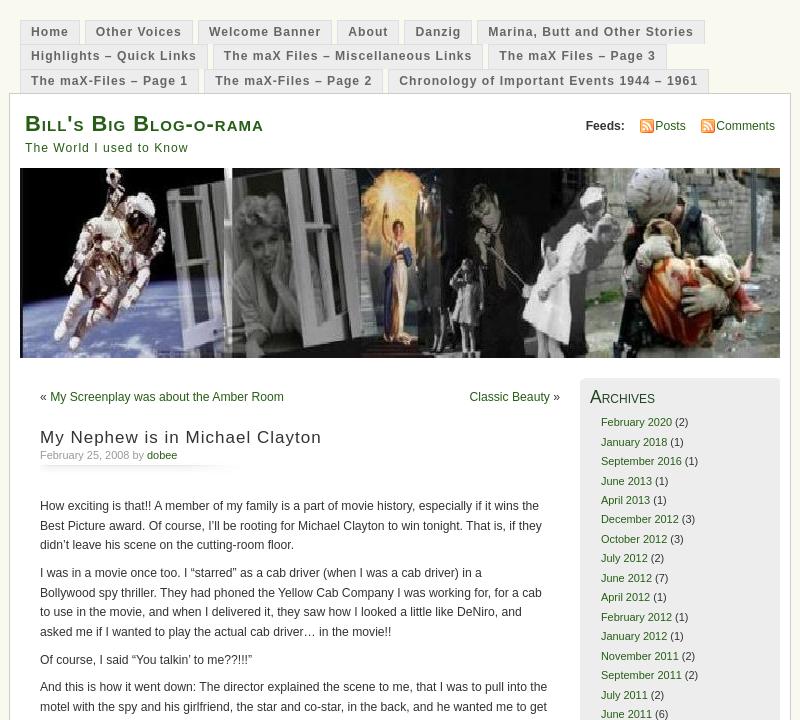 This screenshot has width=800, height=720. I want to click on 'January 2018', so click(633, 440).